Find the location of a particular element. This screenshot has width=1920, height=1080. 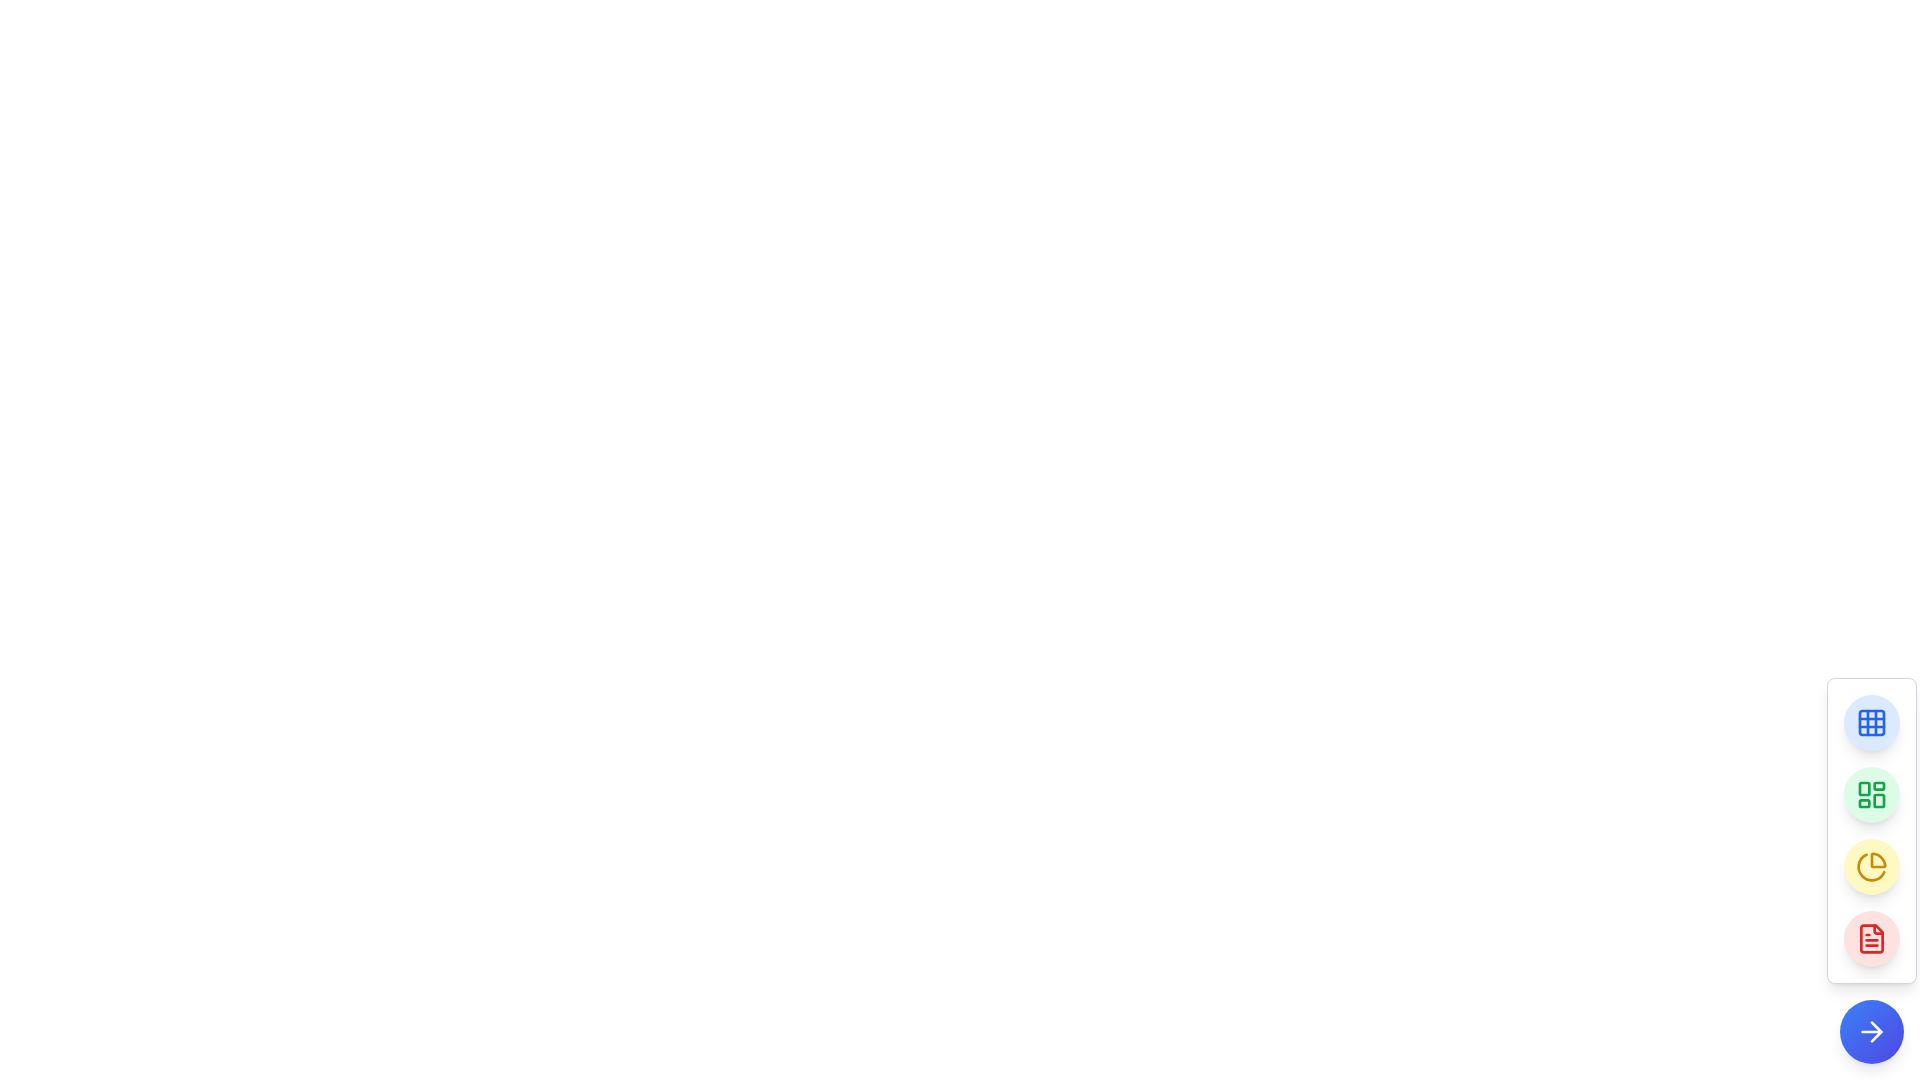

the circular green button with a dashboard icon, which is the second button in a vertical stack of four similar buttons is located at coordinates (1871, 793).